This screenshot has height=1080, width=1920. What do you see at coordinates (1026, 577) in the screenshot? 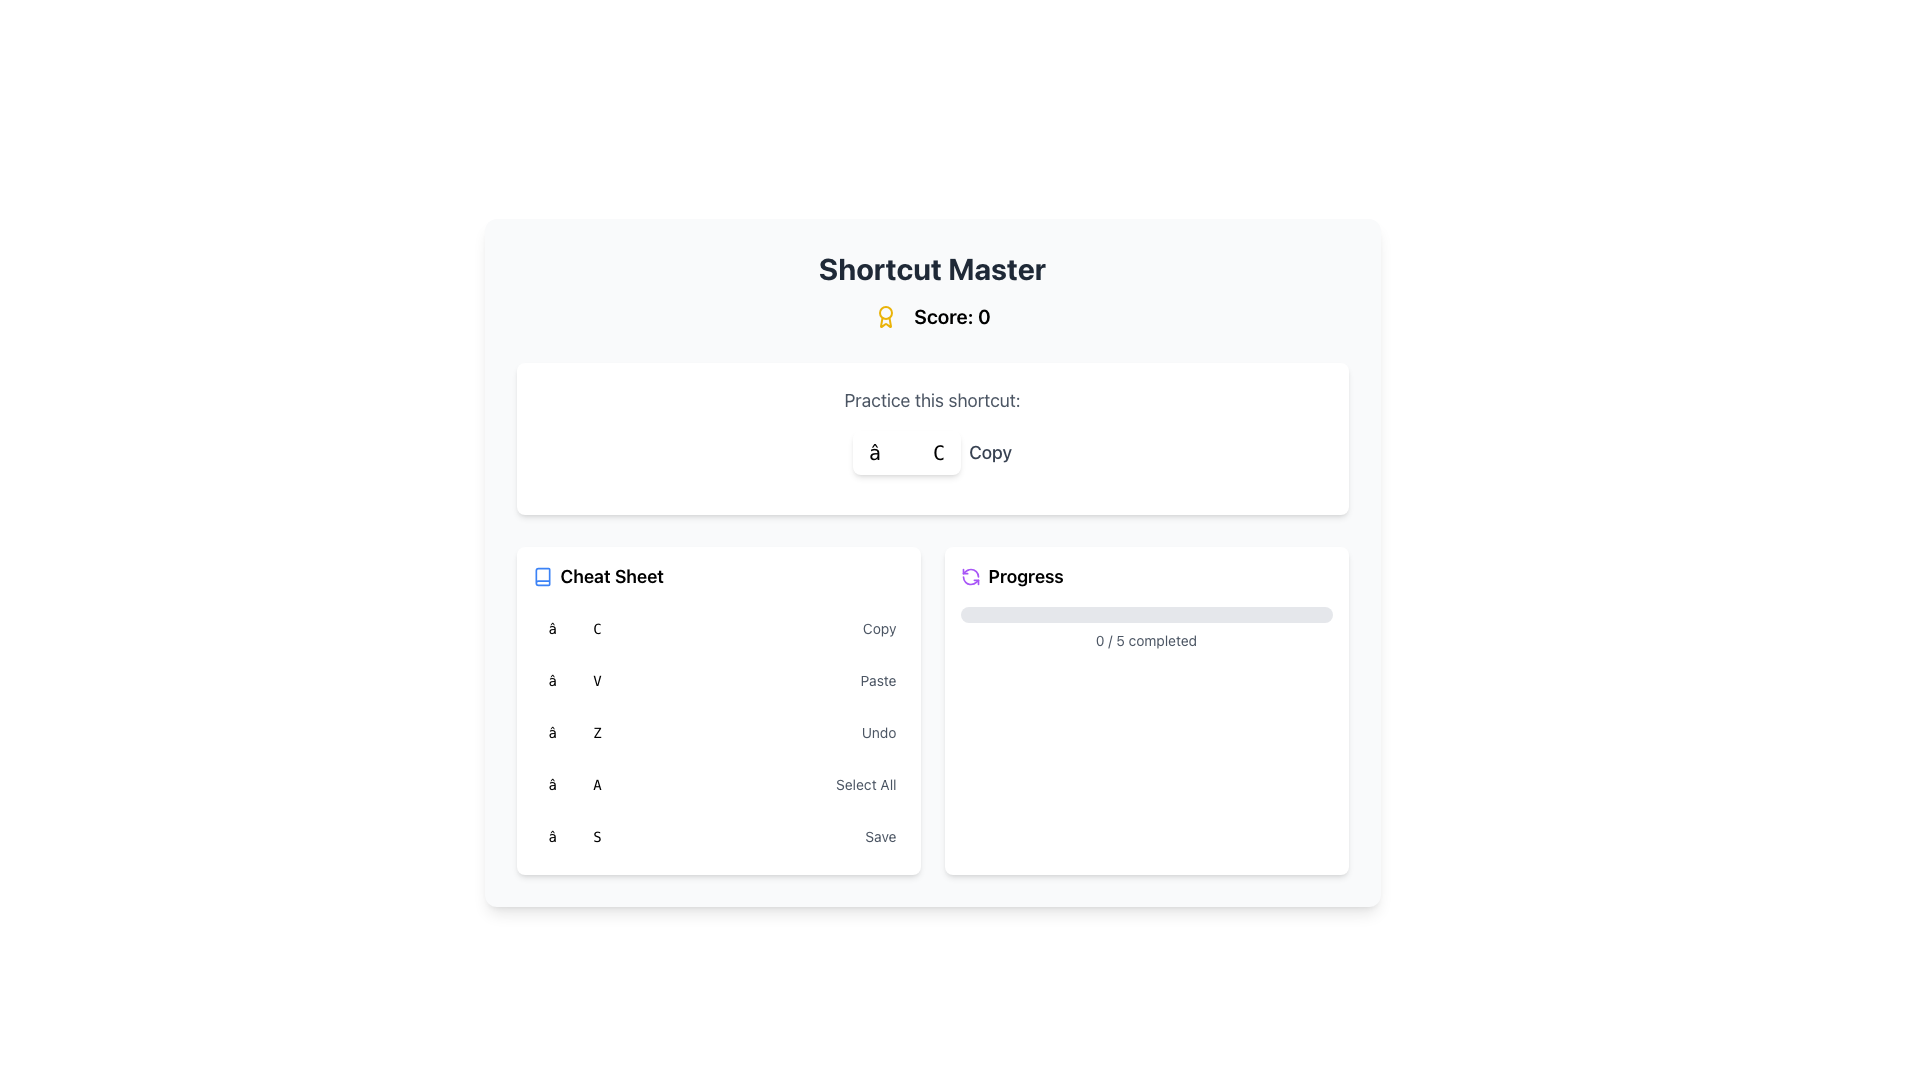
I see `the Text Label that denotes a section for monitoring or updating progress, located in the right section of the interface near the middle, aligned horizontally with an icon` at bounding box center [1026, 577].